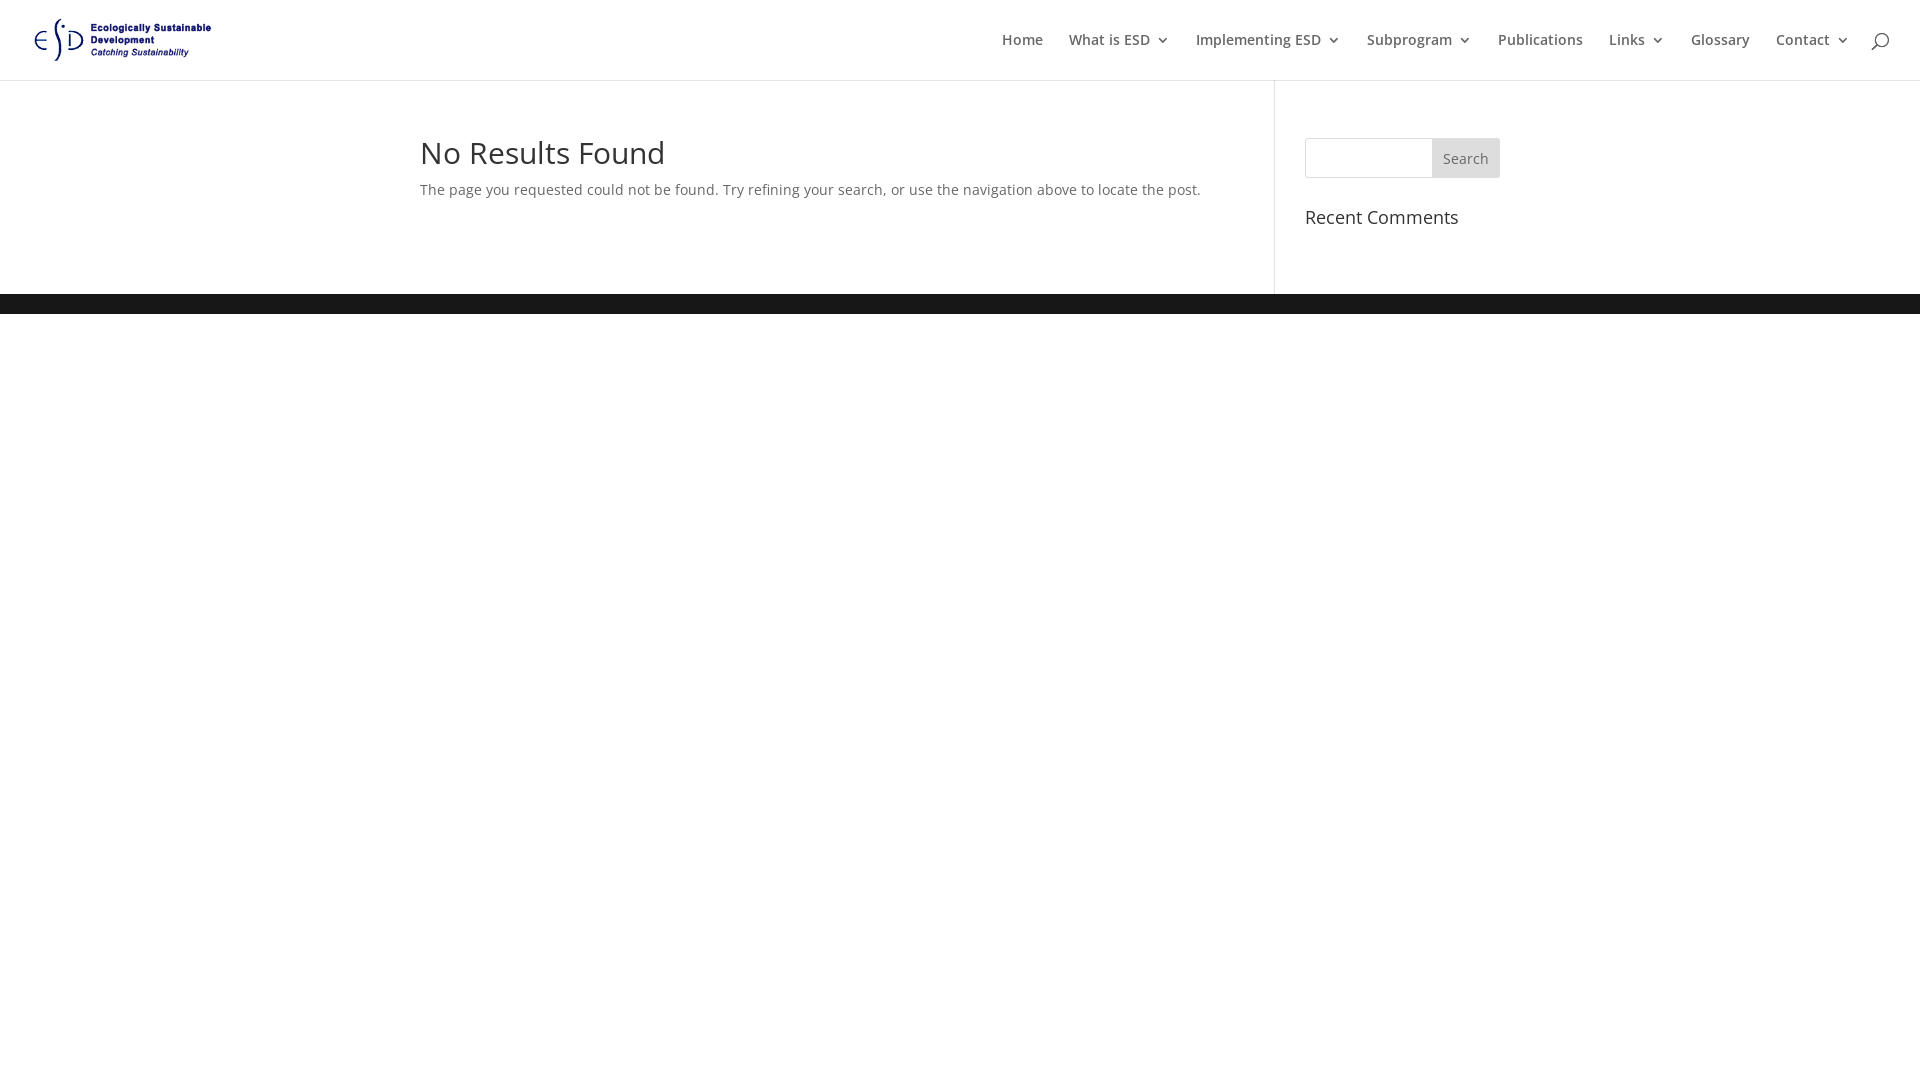 Image resolution: width=1920 pixels, height=1080 pixels. I want to click on 'Subprogram', so click(1418, 55).